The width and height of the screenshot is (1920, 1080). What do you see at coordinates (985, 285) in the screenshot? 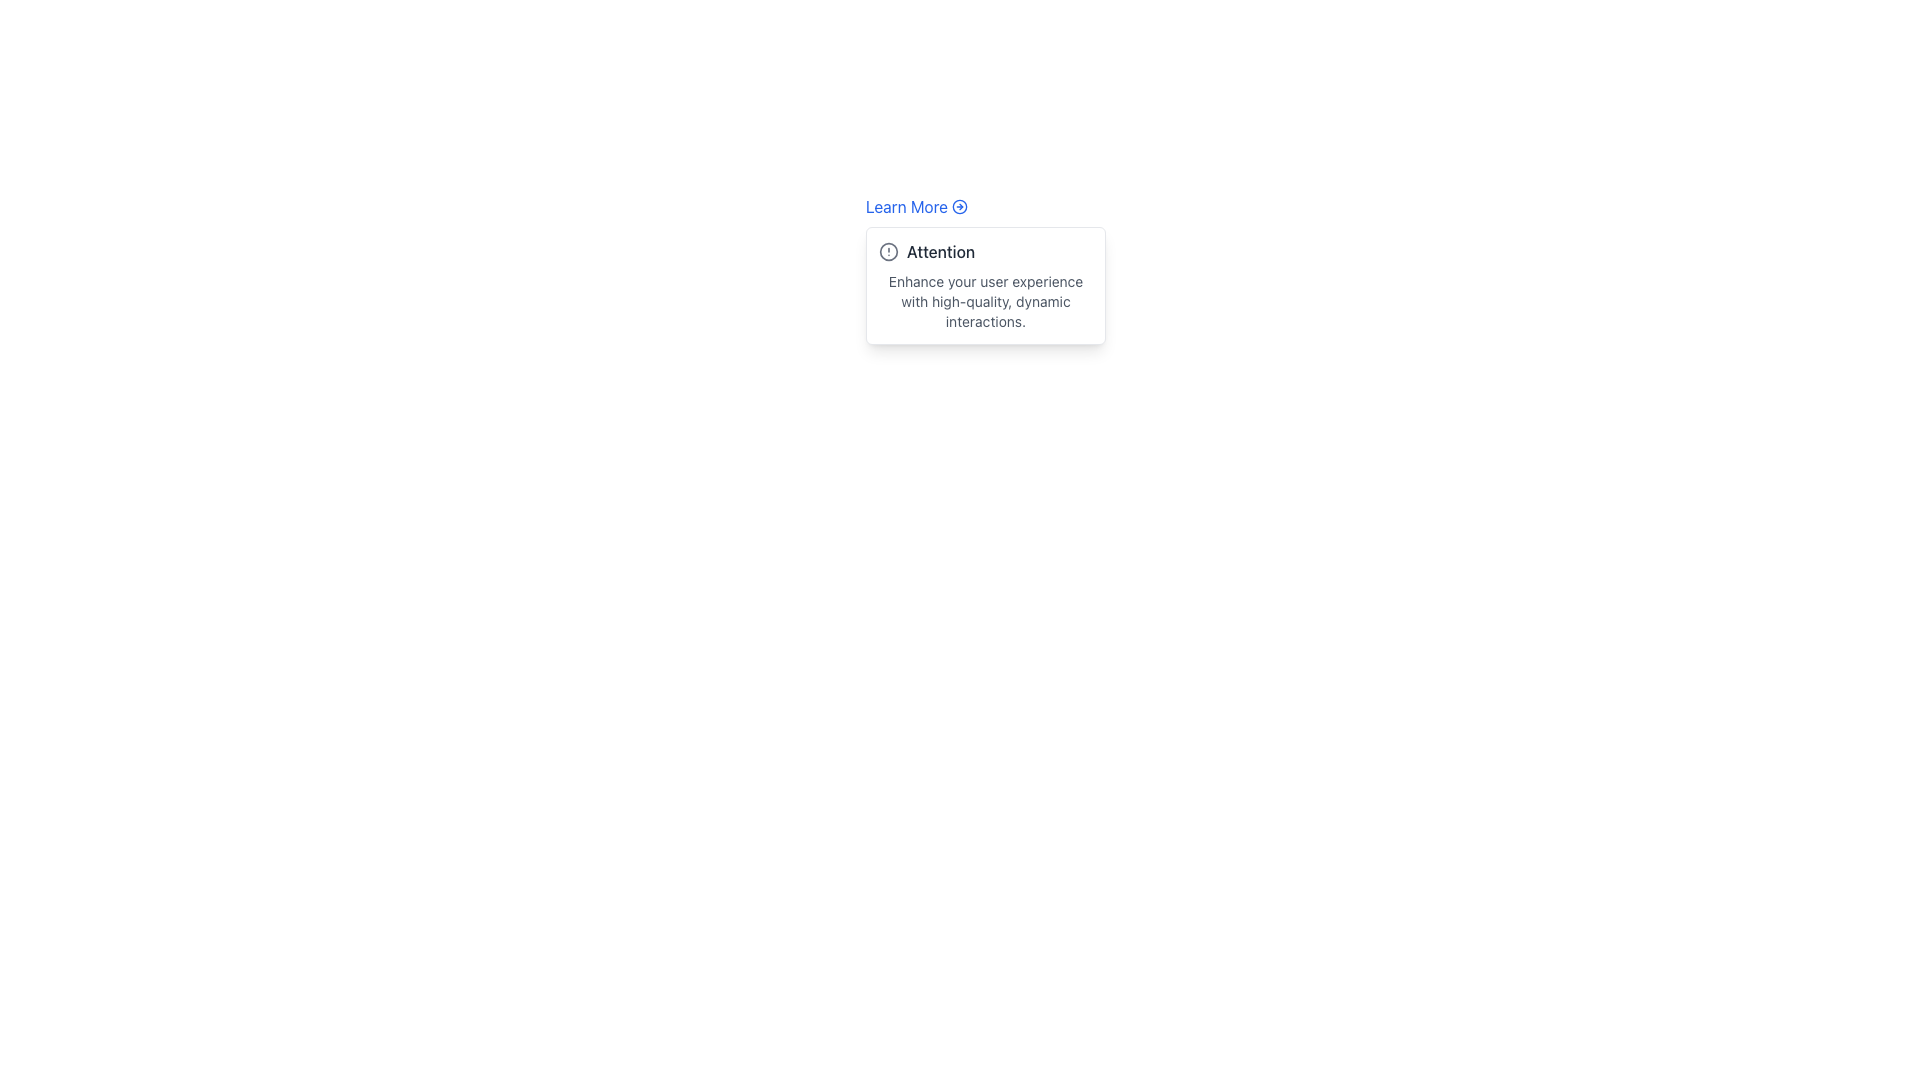
I see `the informational panel or alert box with the heading 'Attention' and subheading 'Enhance your user experience with high-quality, dynamic interactions.'` at bounding box center [985, 285].